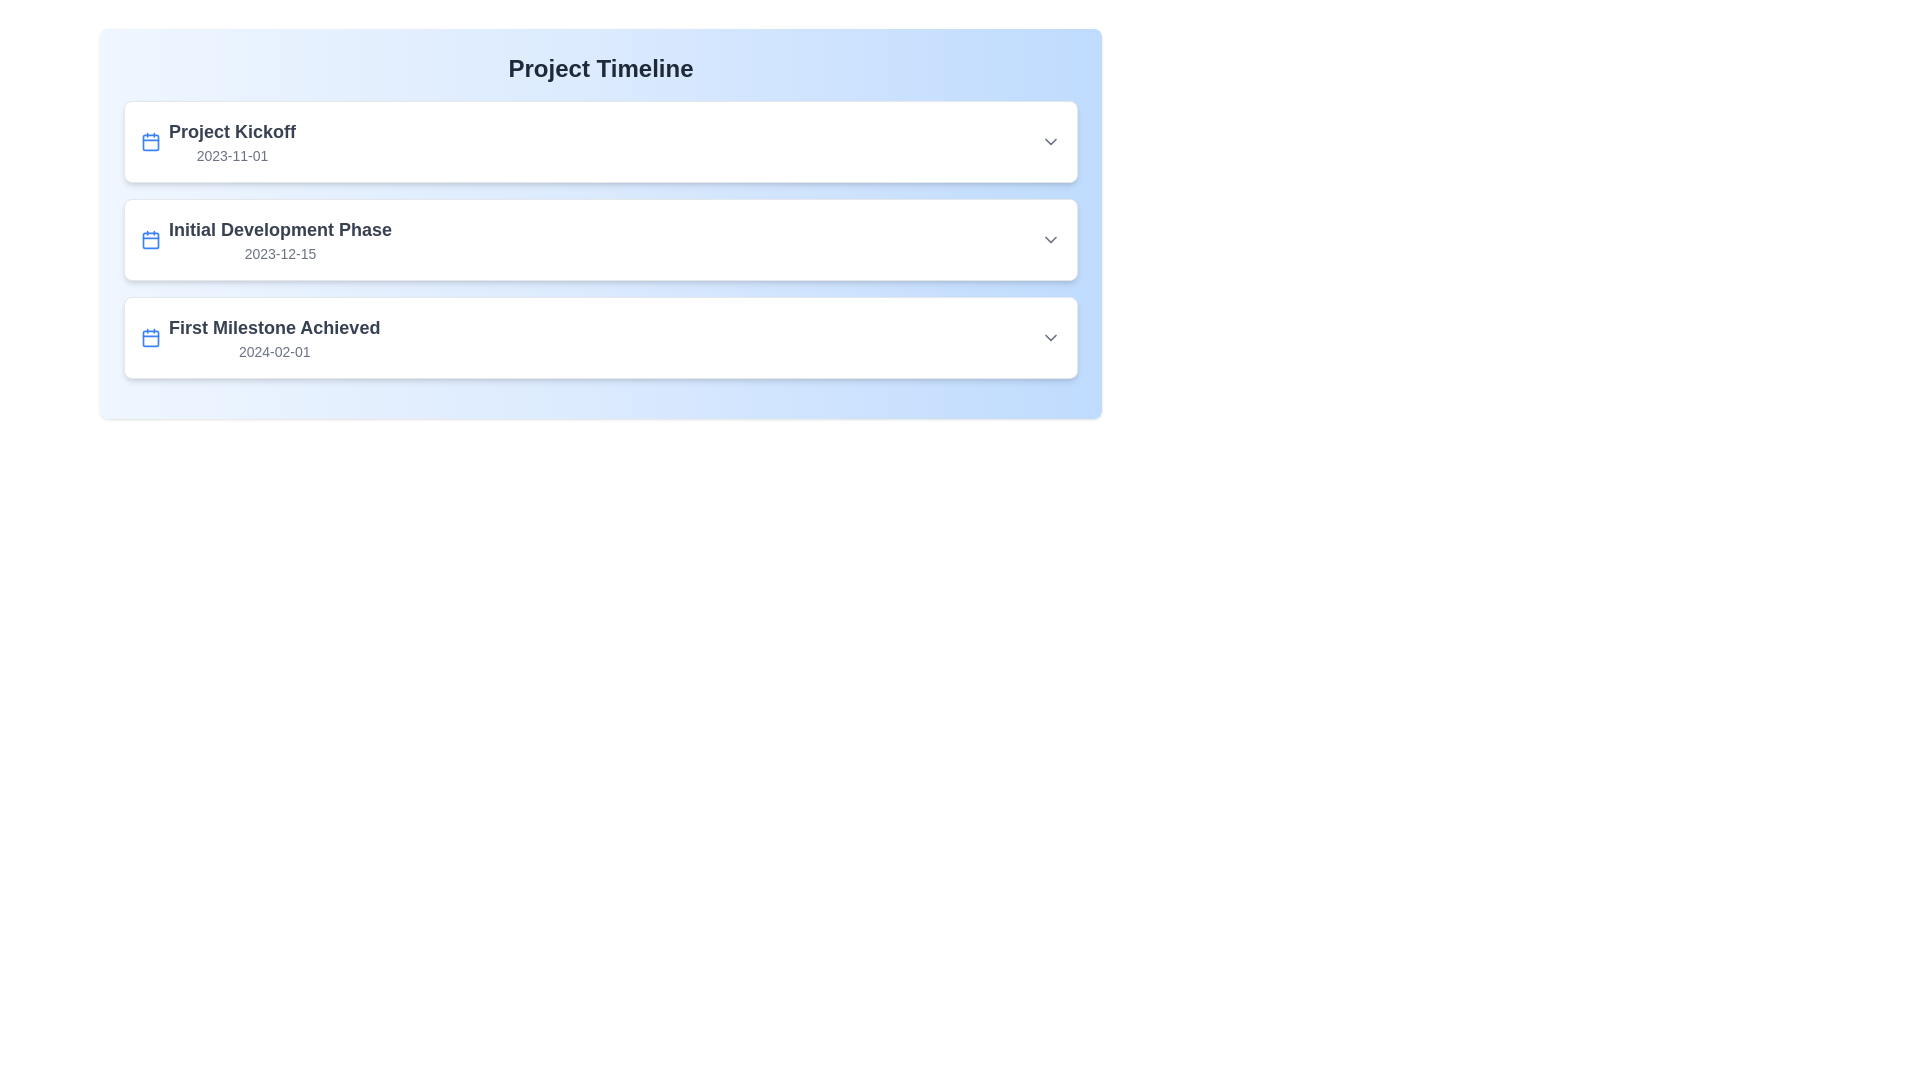 The image size is (1920, 1080). What do you see at coordinates (1050, 337) in the screenshot?
I see `the toggle button located on the right side of the 'First Milestone Achieved' milestone entry` at bounding box center [1050, 337].